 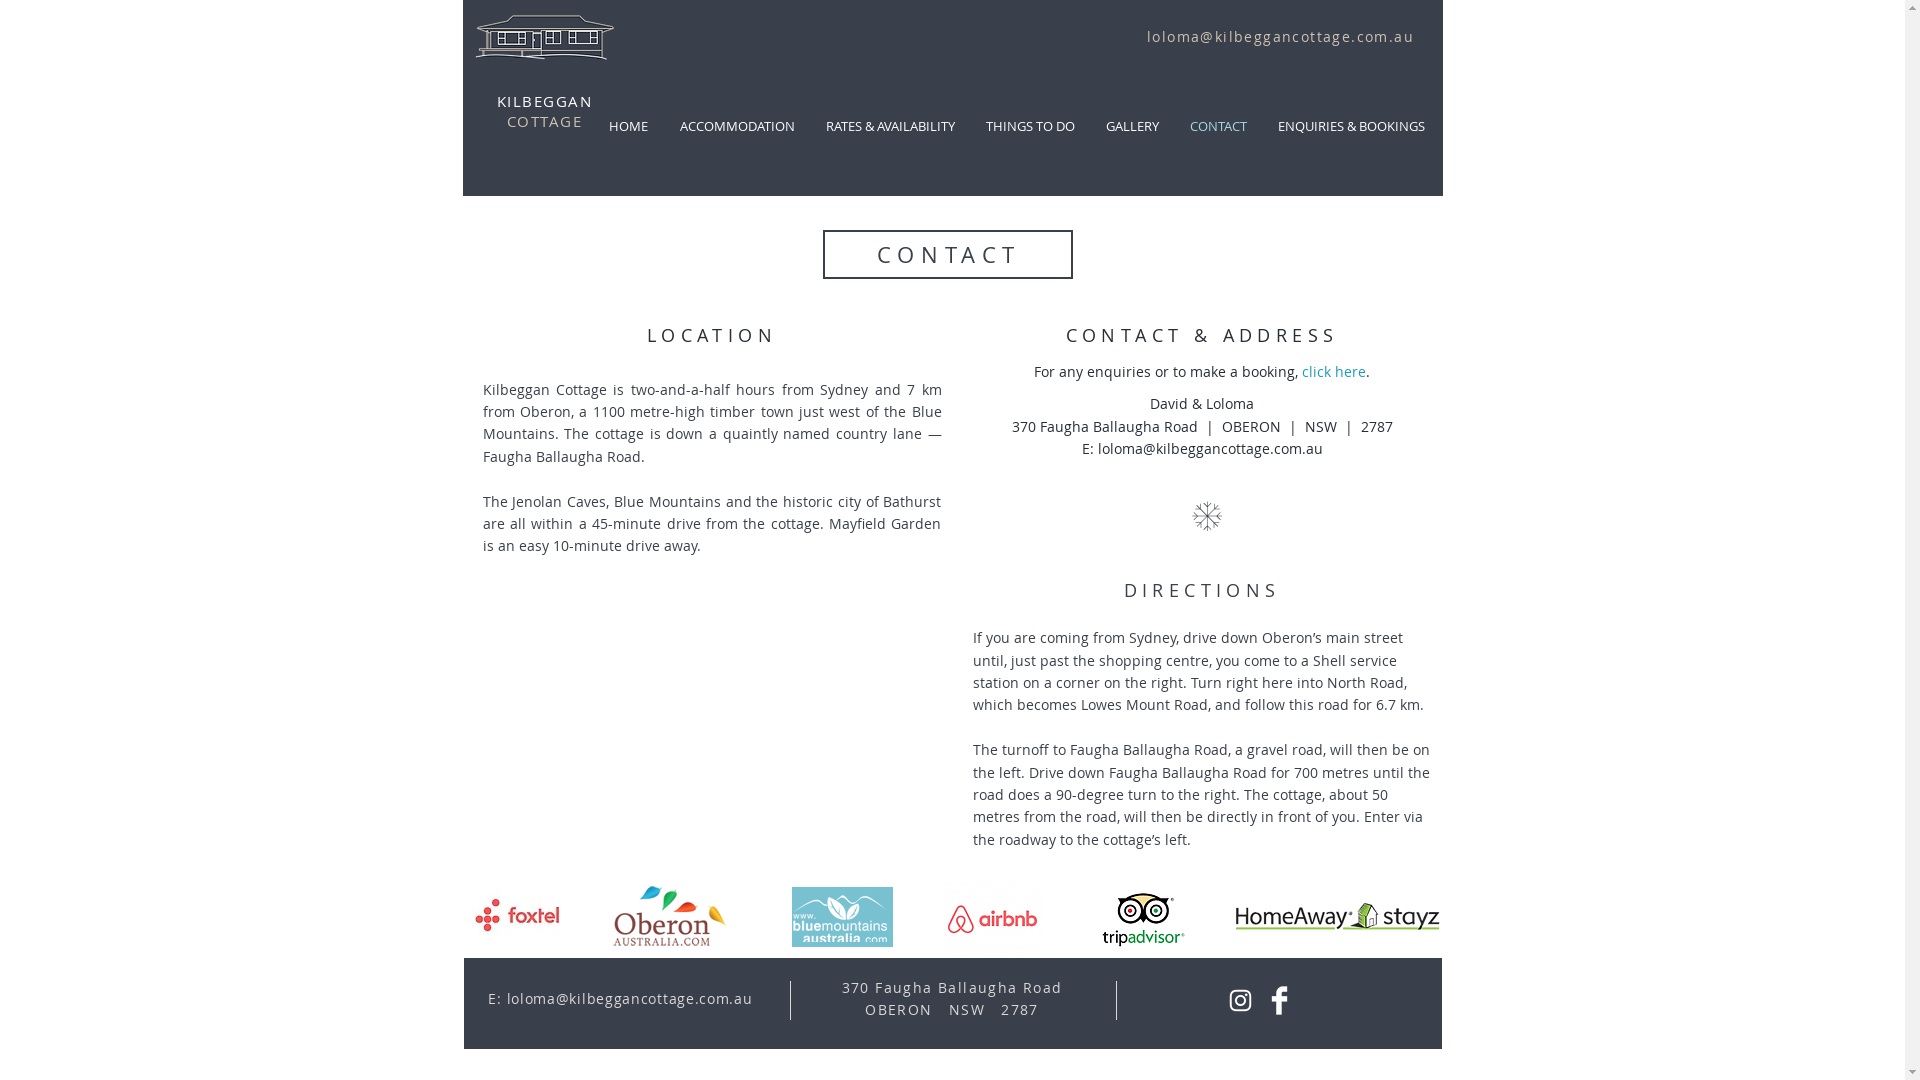 I want to click on 'E: loloma@kilbeggancottage.com.au', so click(x=618, y=998).